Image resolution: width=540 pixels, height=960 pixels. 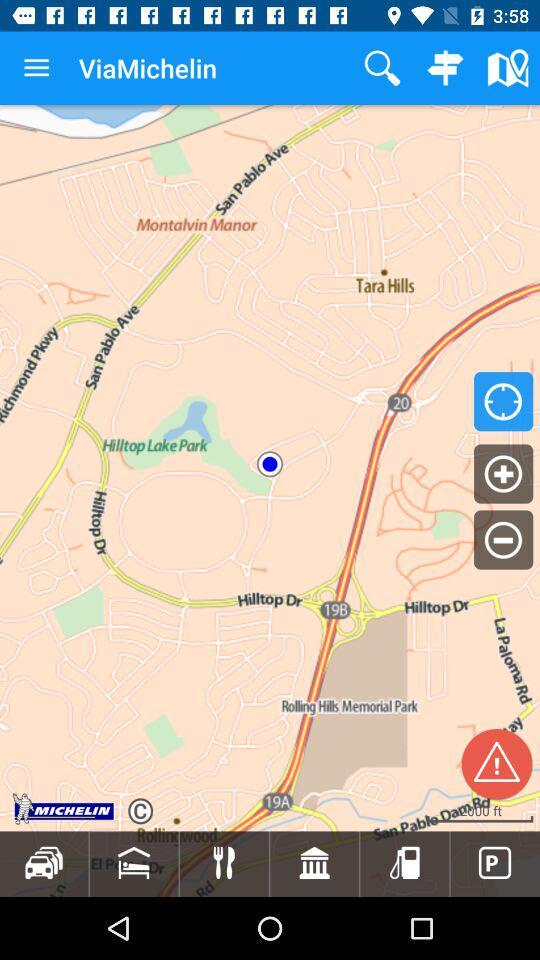 What do you see at coordinates (139, 811) in the screenshot?
I see `the refresh icon` at bounding box center [139, 811].